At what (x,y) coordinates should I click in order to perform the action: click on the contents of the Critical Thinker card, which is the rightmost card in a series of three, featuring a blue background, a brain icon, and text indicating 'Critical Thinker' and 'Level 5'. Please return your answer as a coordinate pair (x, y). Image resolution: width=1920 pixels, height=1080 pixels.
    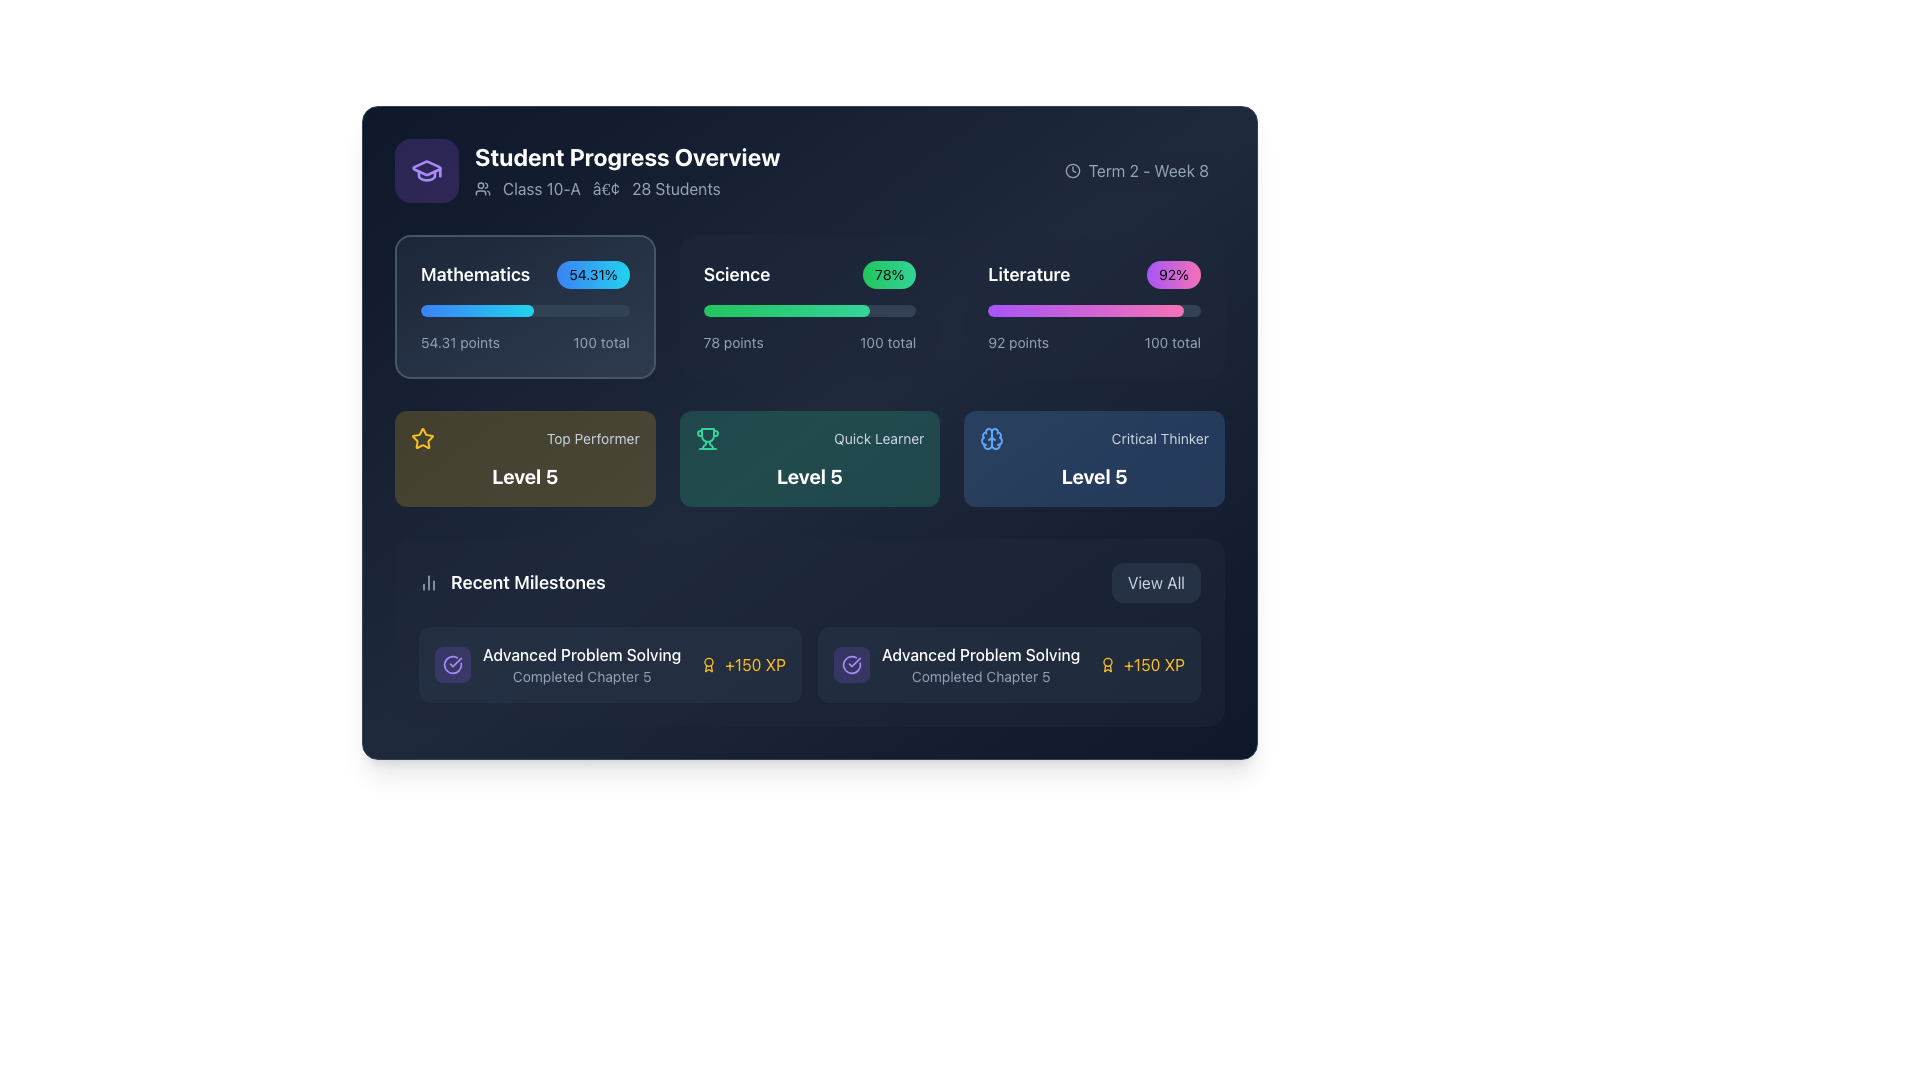
    Looking at the image, I should click on (1093, 459).